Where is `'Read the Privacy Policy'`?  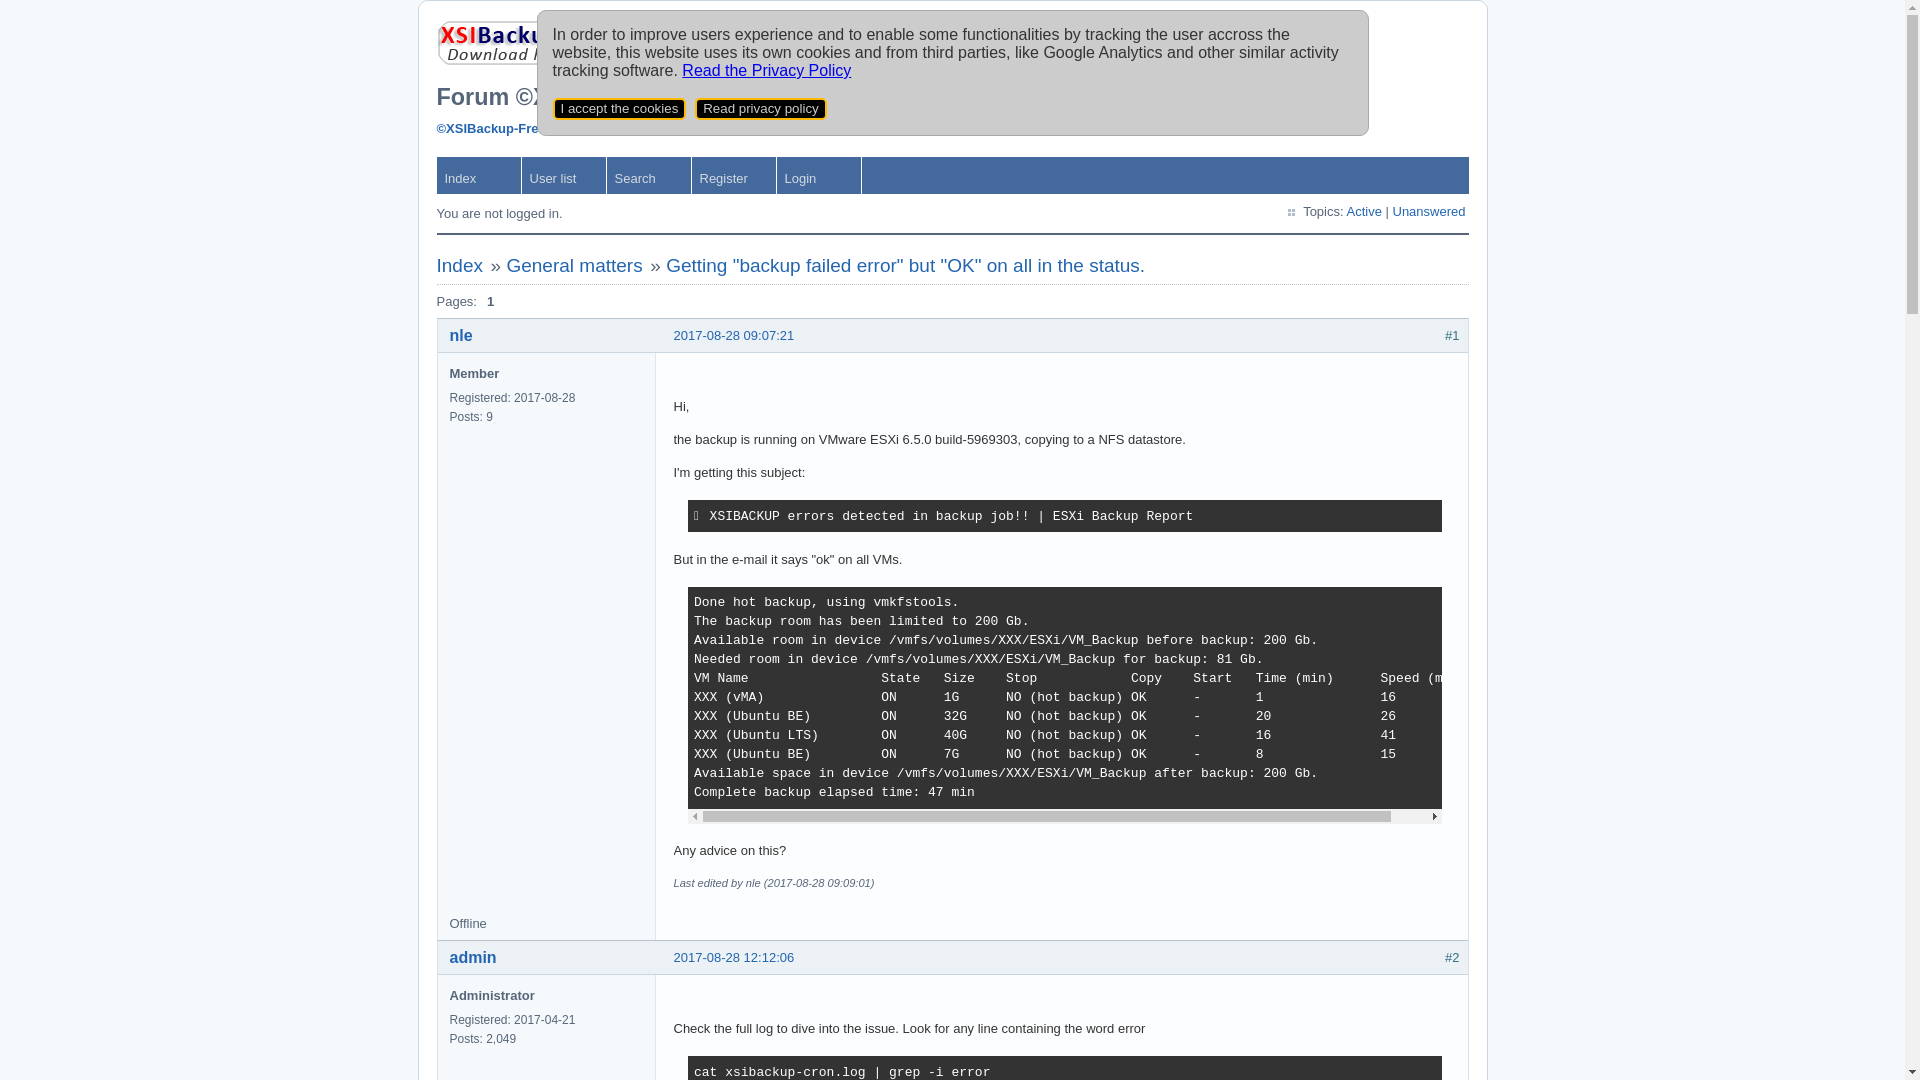
'Read the Privacy Policy' is located at coordinates (765, 69).